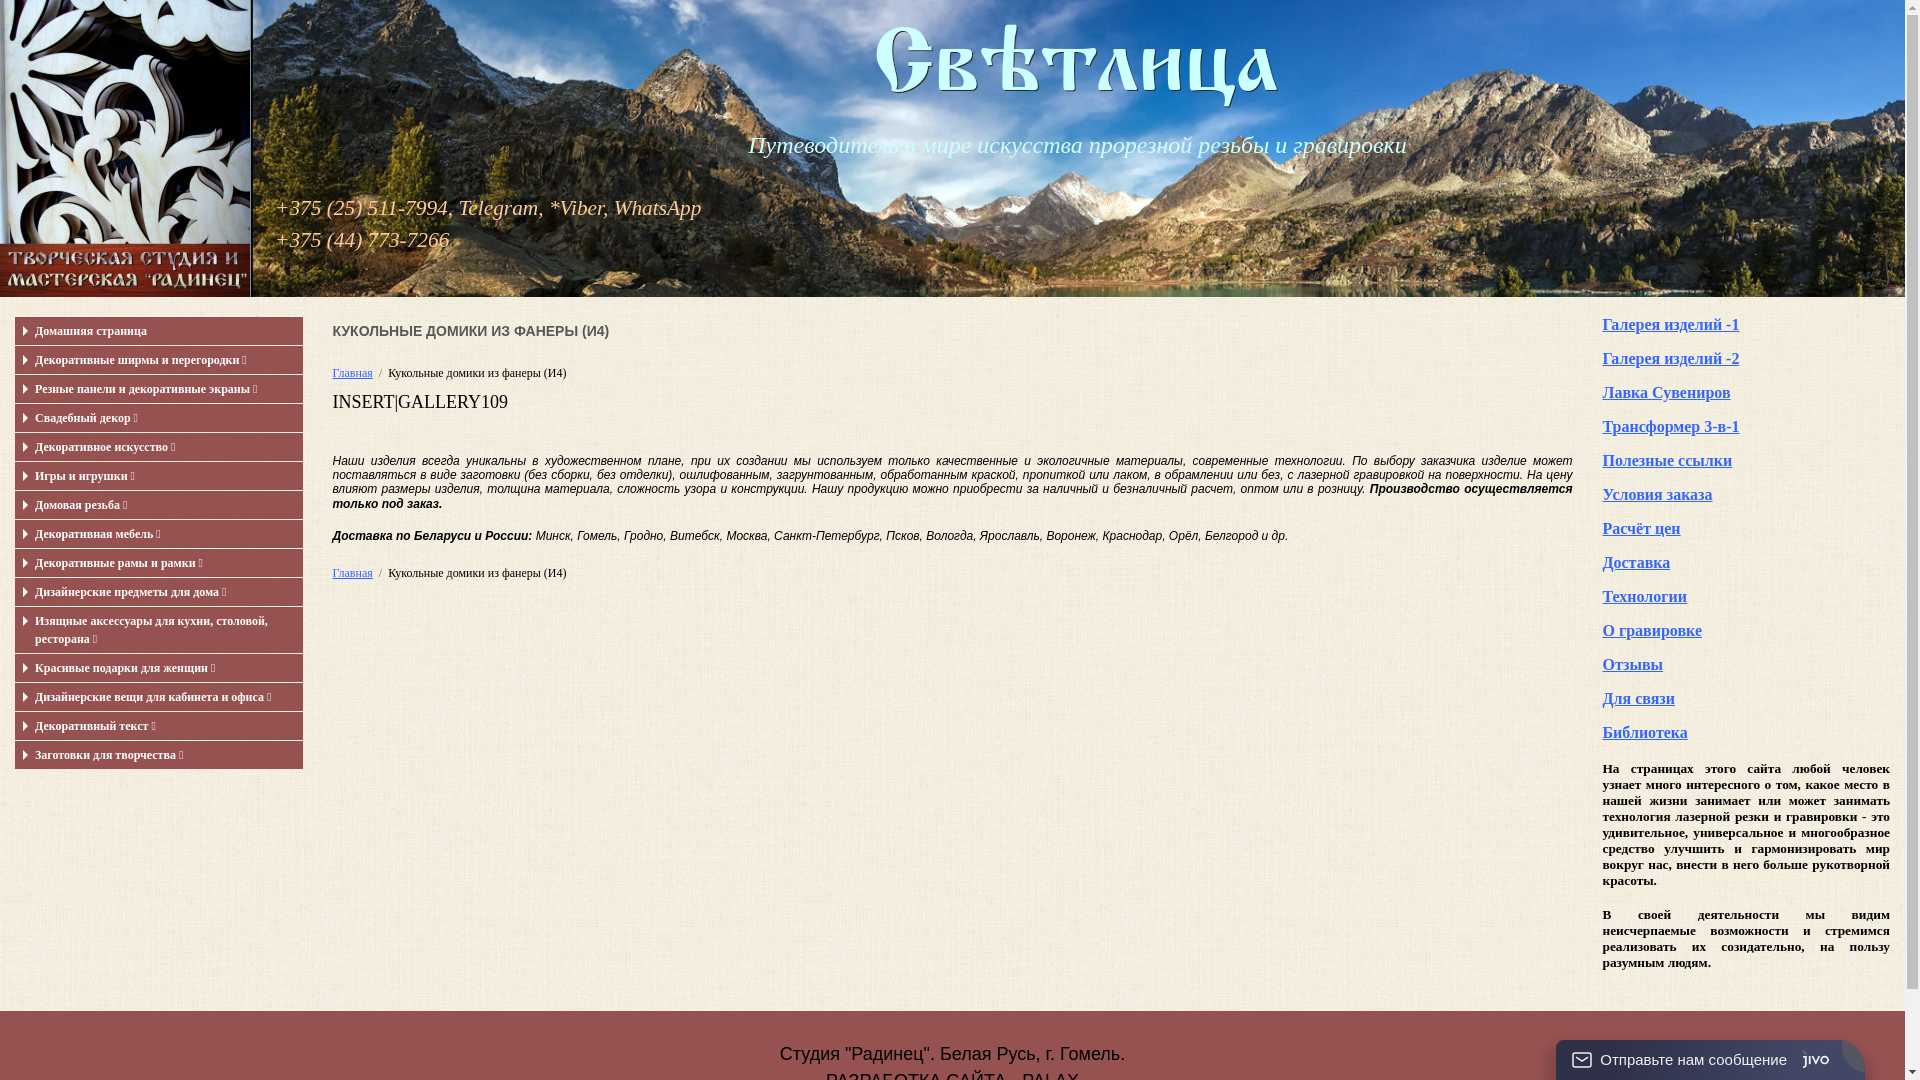  What do you see at coordinates (580, 208) in the screenshot?
I see `'Viber'` at bounding box center [580, 208].